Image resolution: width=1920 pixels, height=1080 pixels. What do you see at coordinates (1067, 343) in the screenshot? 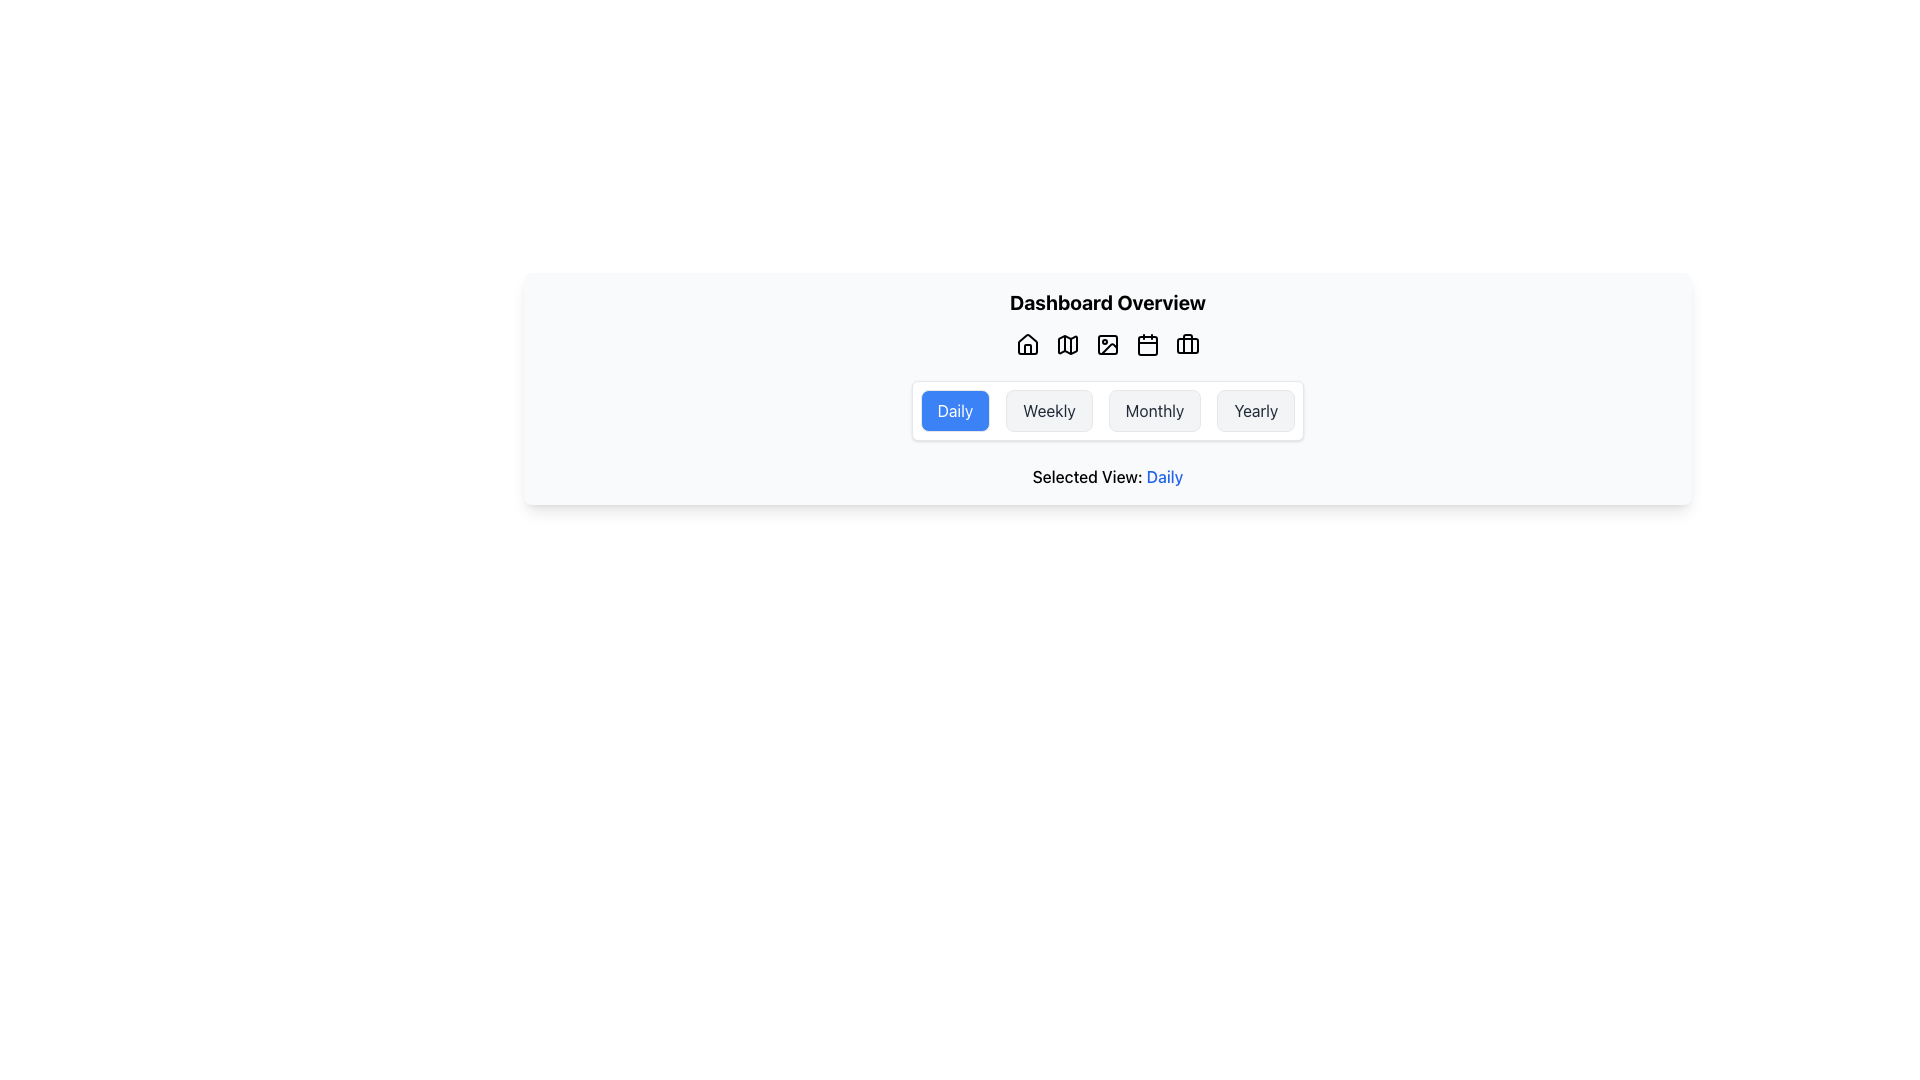
I see `the second icon resembling a stylized map, located underneath 'Dashboard Overview'` at bounding box center [1067, 343].